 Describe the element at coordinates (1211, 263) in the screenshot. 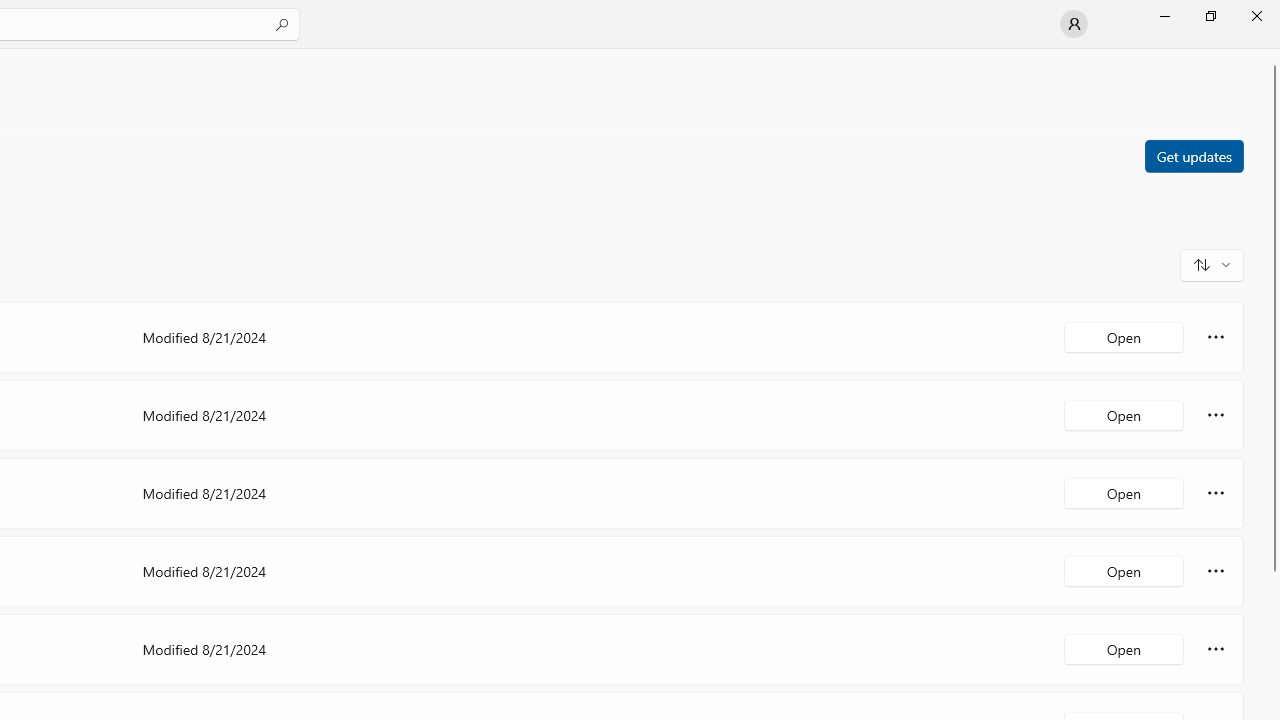

I see `'Sort and filter'` at that location.